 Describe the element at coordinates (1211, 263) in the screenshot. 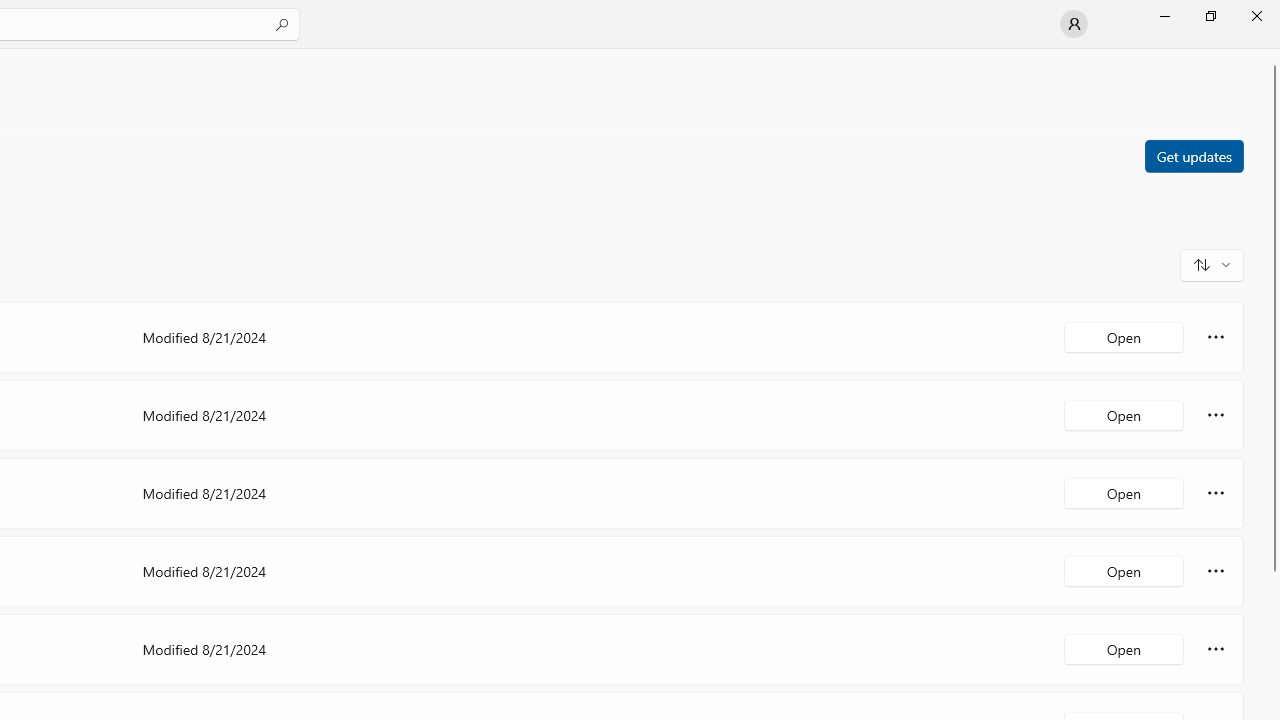

I see `'Sort and filter'` at that location.